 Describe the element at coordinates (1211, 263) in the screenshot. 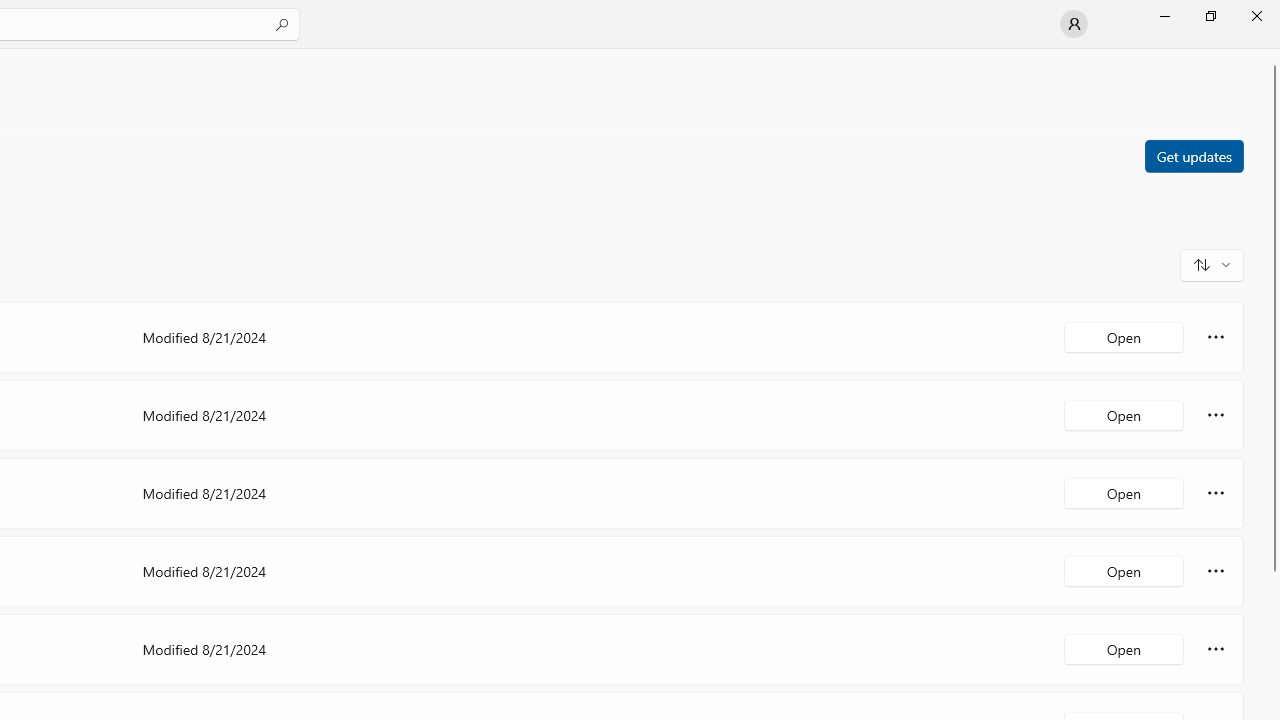

I see `'Sort and filter'` at that location.